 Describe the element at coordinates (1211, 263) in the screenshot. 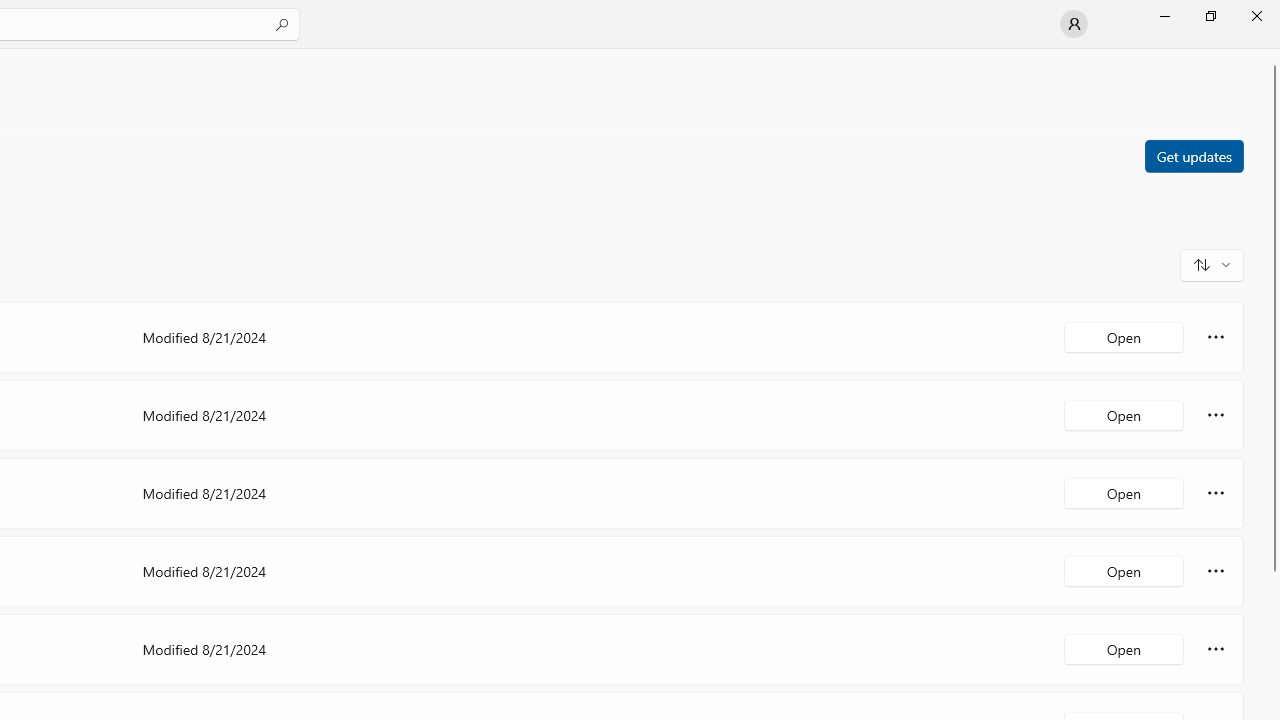

I see `'Sort and filter'` at that location.